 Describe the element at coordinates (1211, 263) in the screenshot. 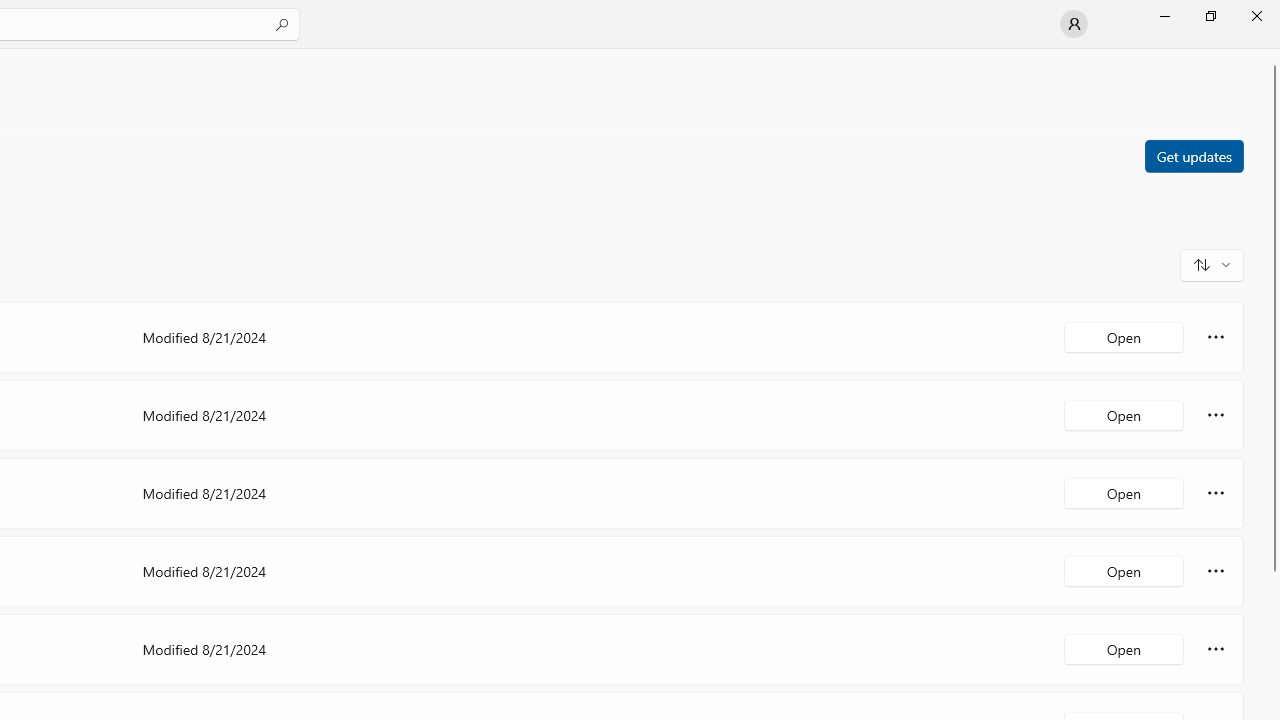

I see `'Sort and filter'` at that location.